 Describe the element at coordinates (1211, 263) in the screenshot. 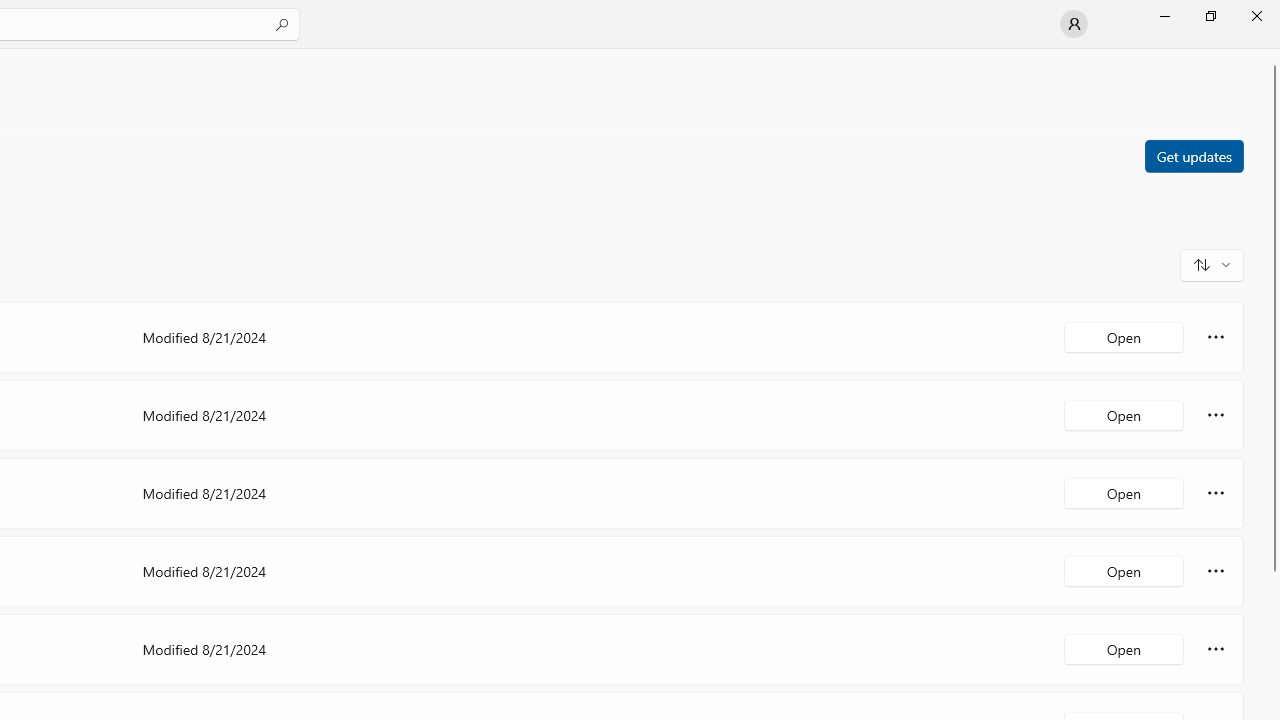

I see `'Sort and filter'` at that location.